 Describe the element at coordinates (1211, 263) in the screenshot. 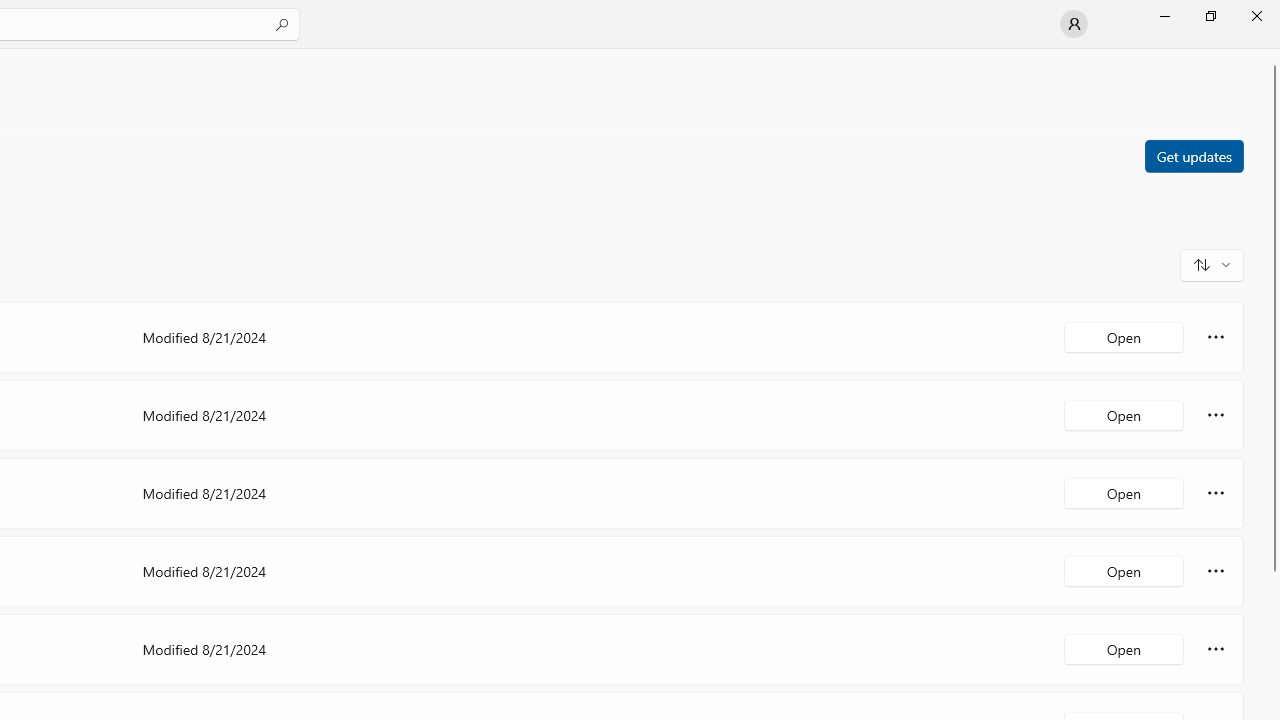

I see `'Sort and filter'` at that location.